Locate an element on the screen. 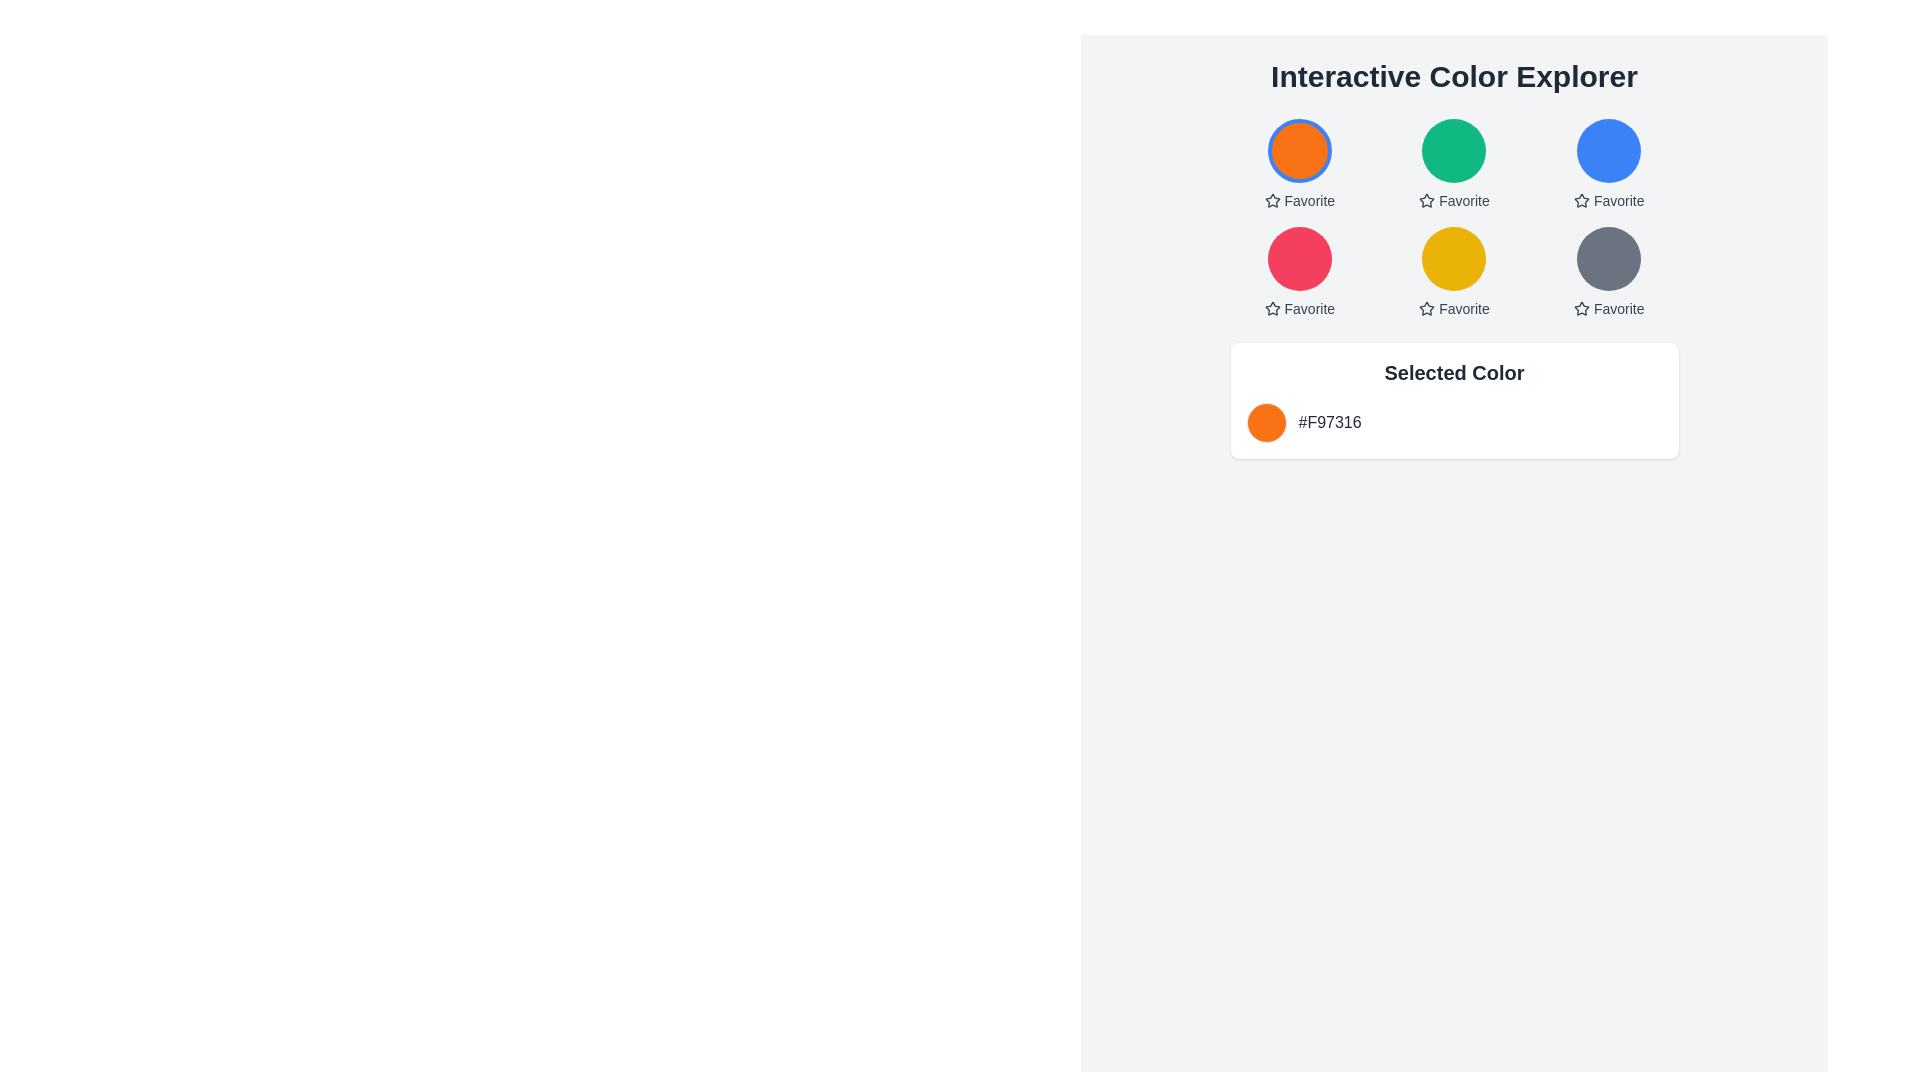 Image resolution: width=1920 pixels, height=1080 pixels. the circular button with a gray background is located at coordinates (1609, 257).